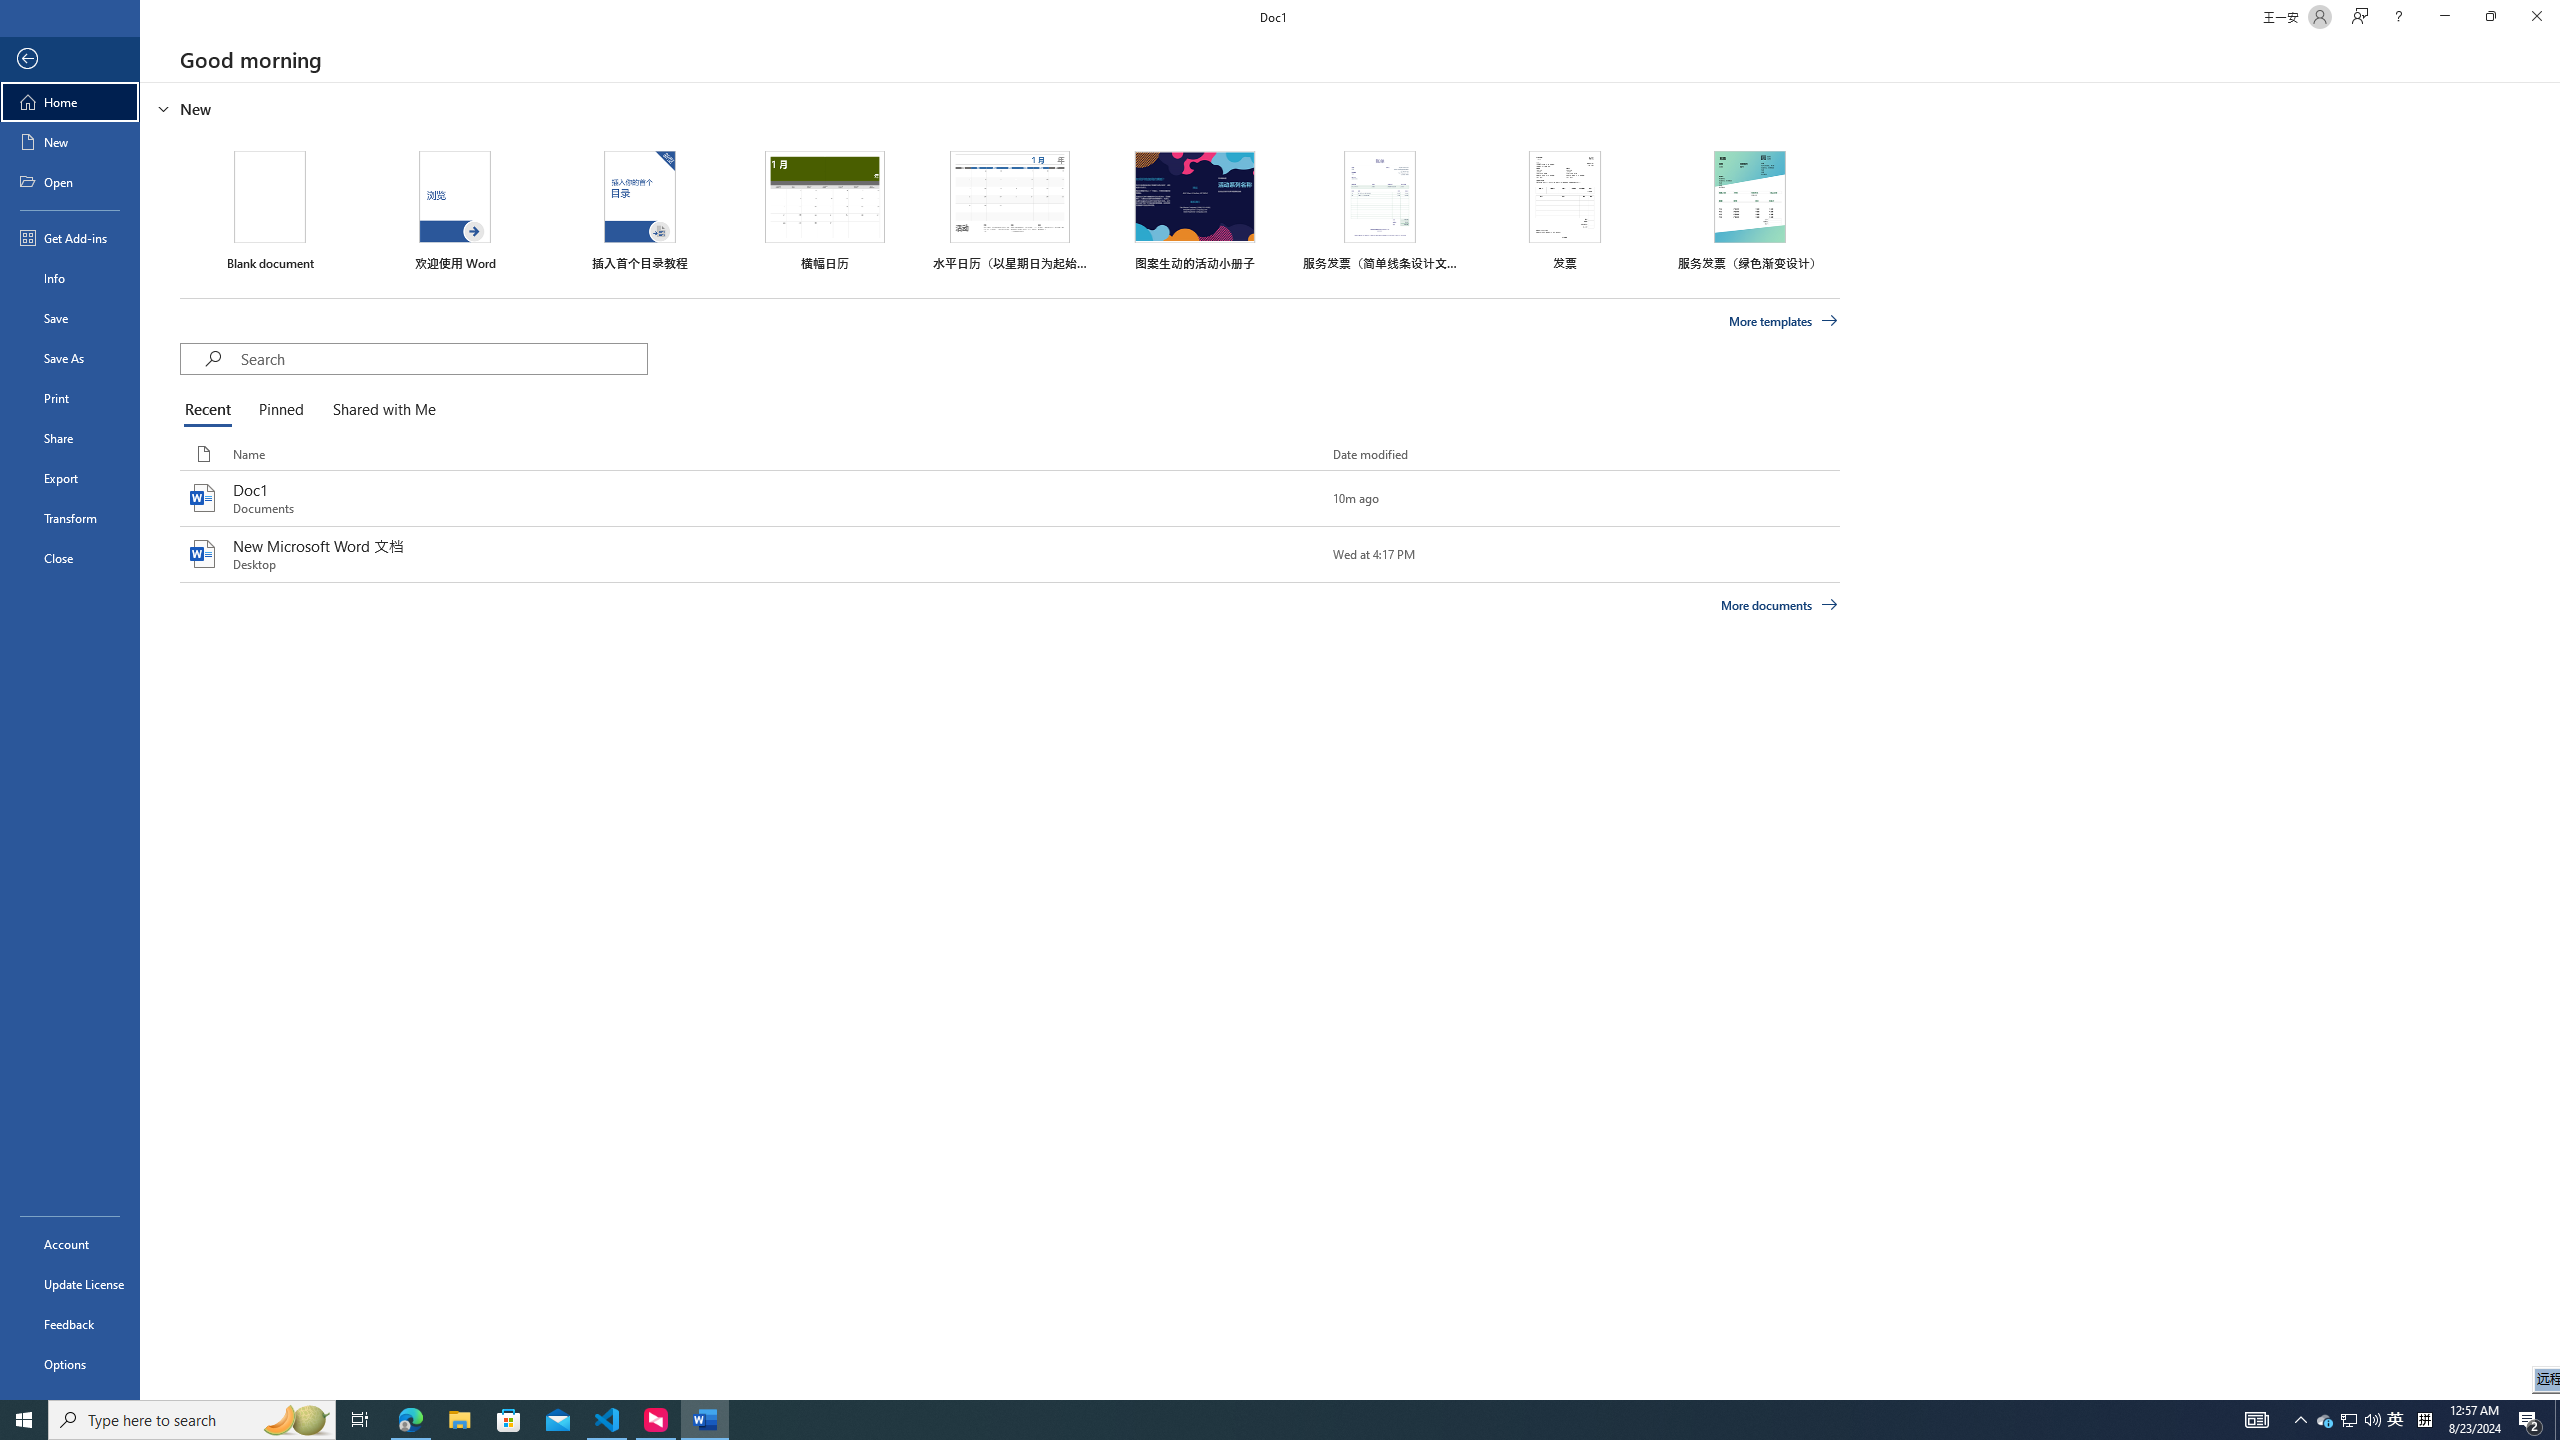 The width and height of the screenshot is (2560, 1440). I want to click on 'More templates', so click(1784, 321).